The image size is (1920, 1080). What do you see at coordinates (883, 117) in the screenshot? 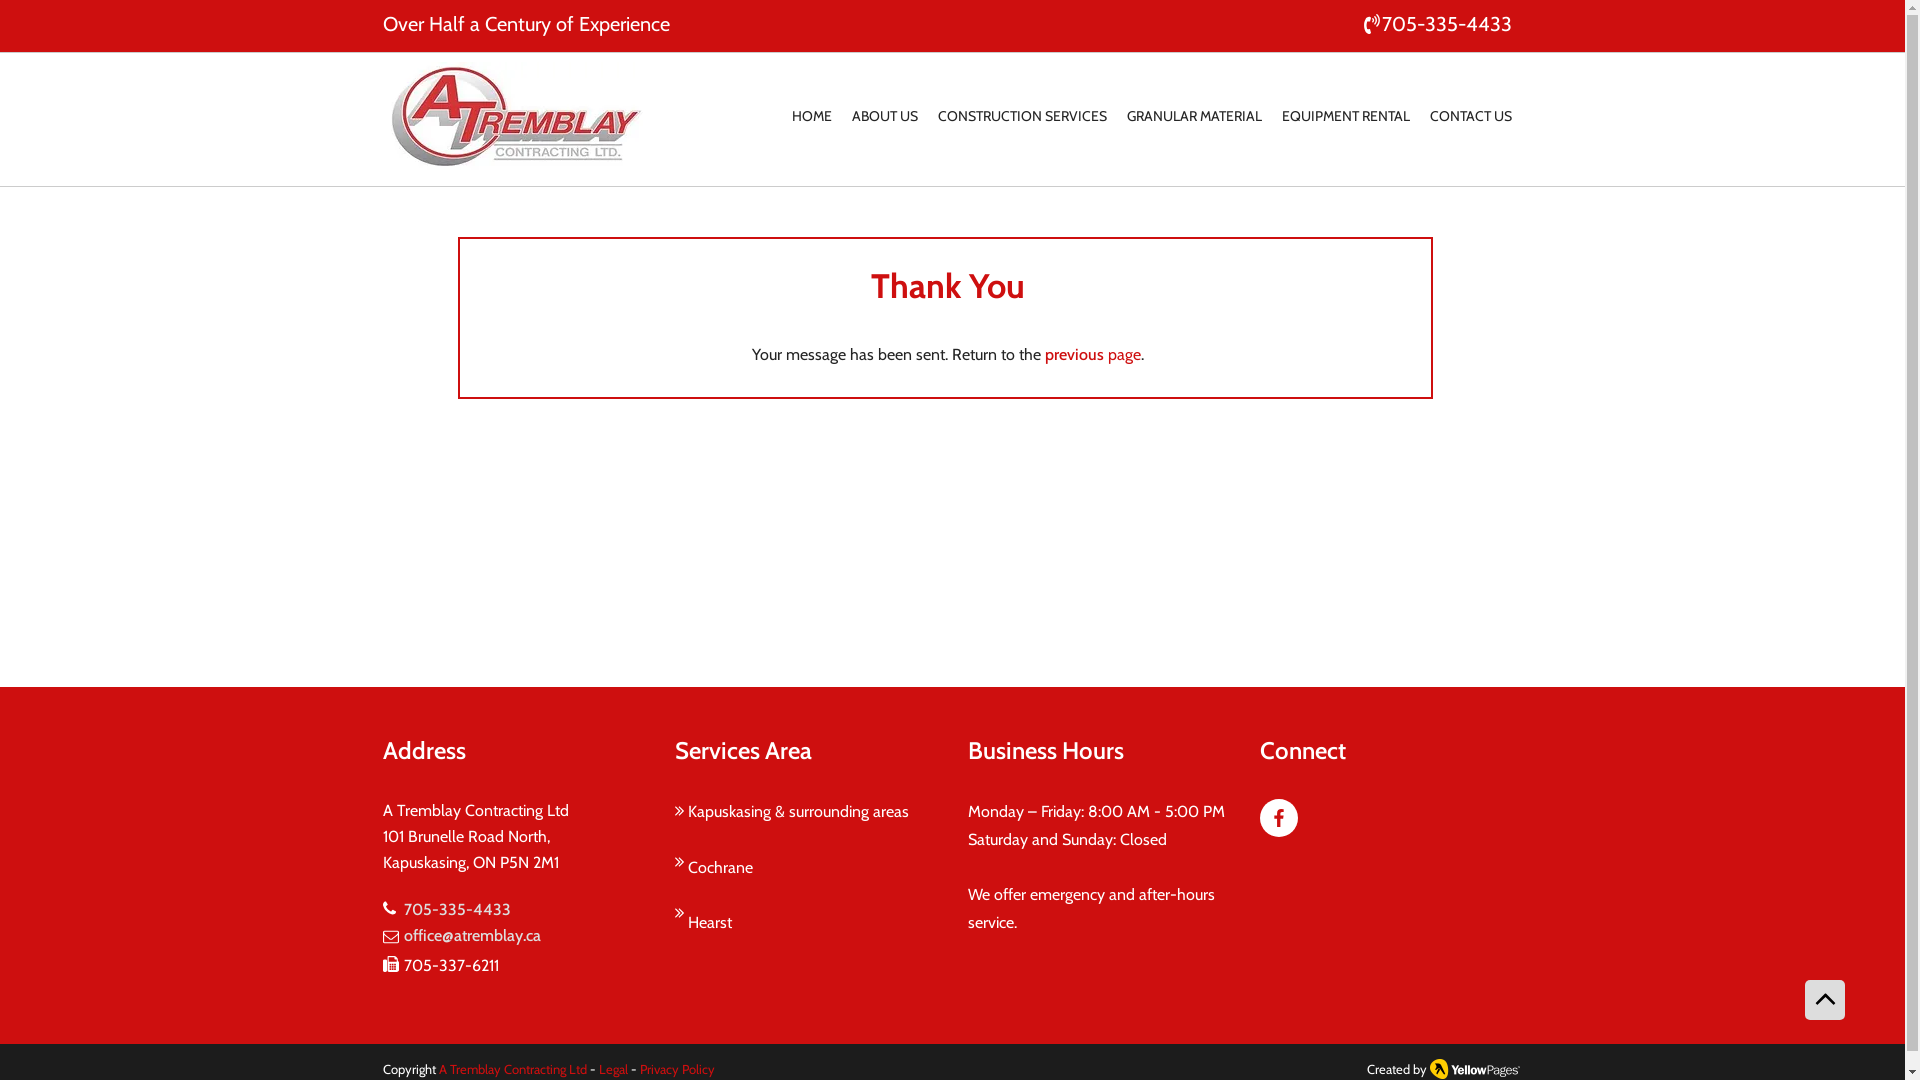
I see `'ABOUT US'` at bounding box center [883, 117].